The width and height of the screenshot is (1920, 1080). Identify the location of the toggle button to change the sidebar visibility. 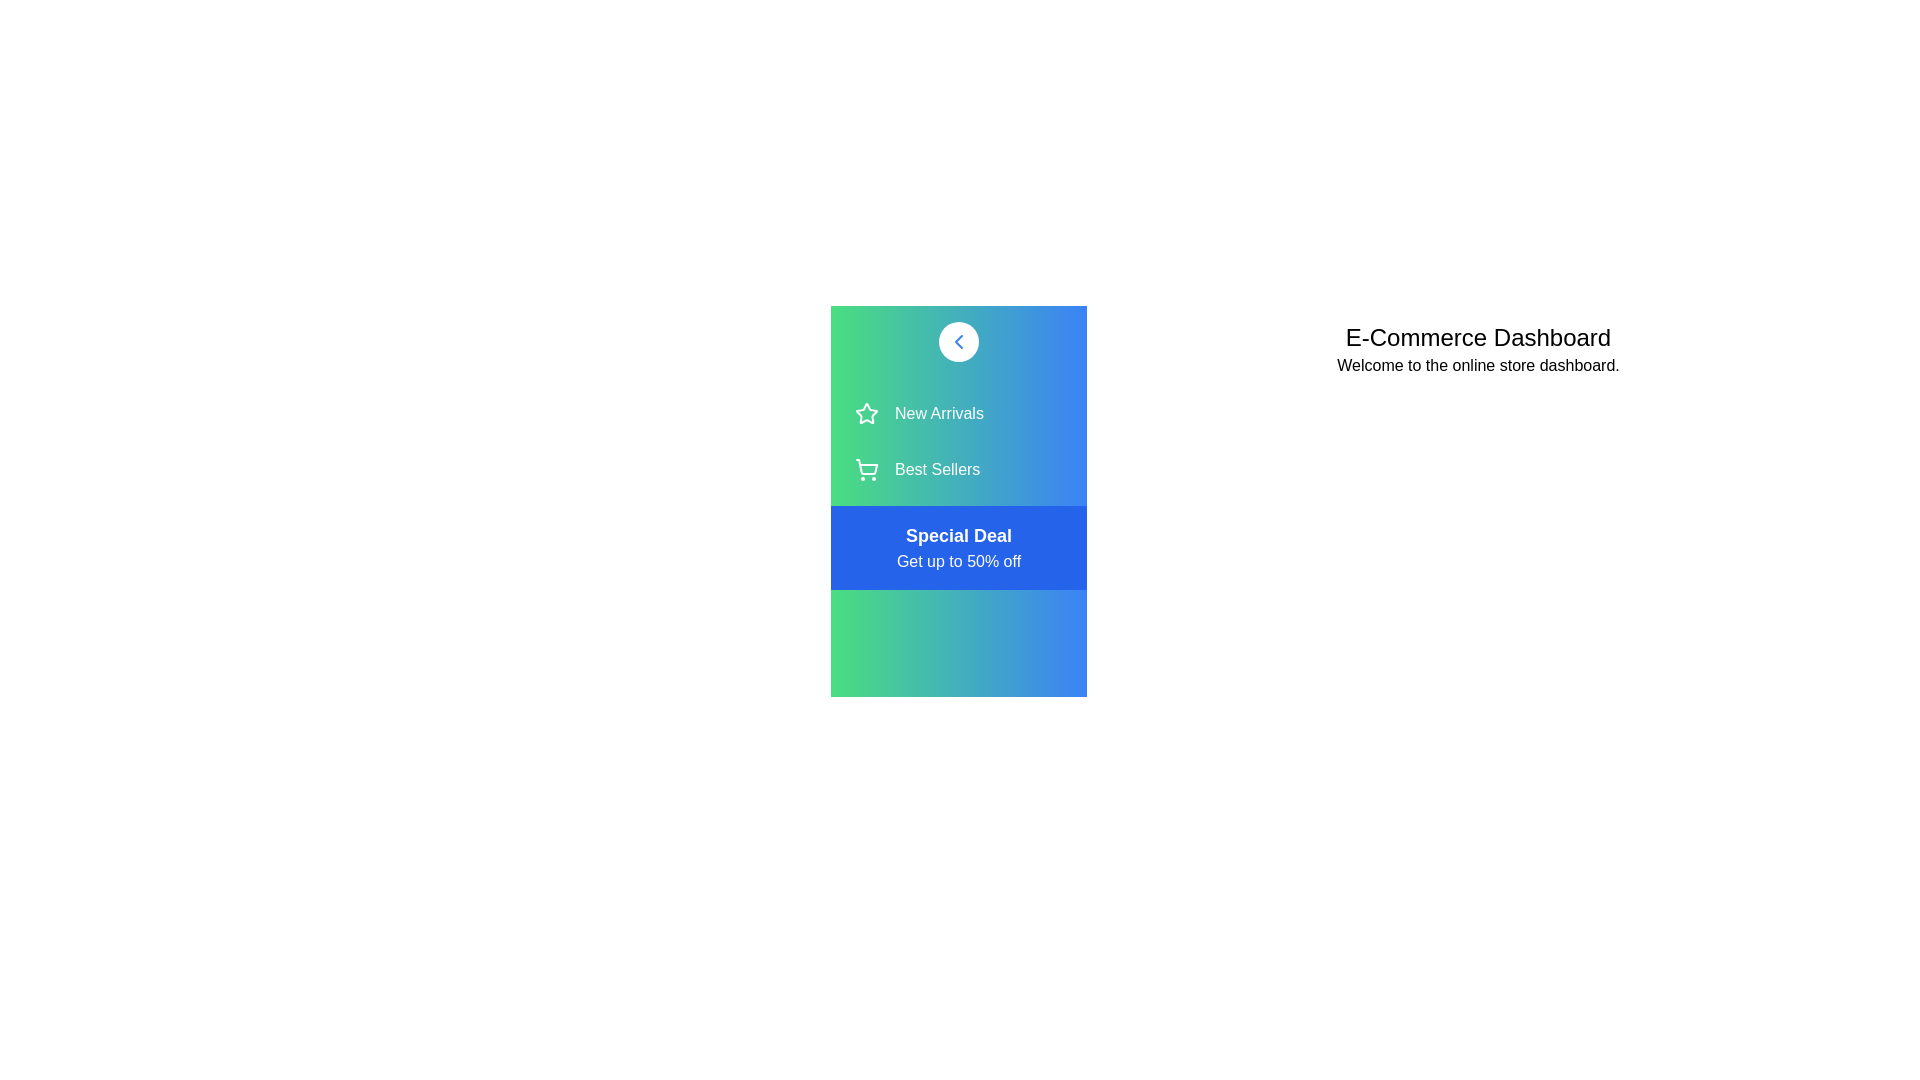
(958, 341).